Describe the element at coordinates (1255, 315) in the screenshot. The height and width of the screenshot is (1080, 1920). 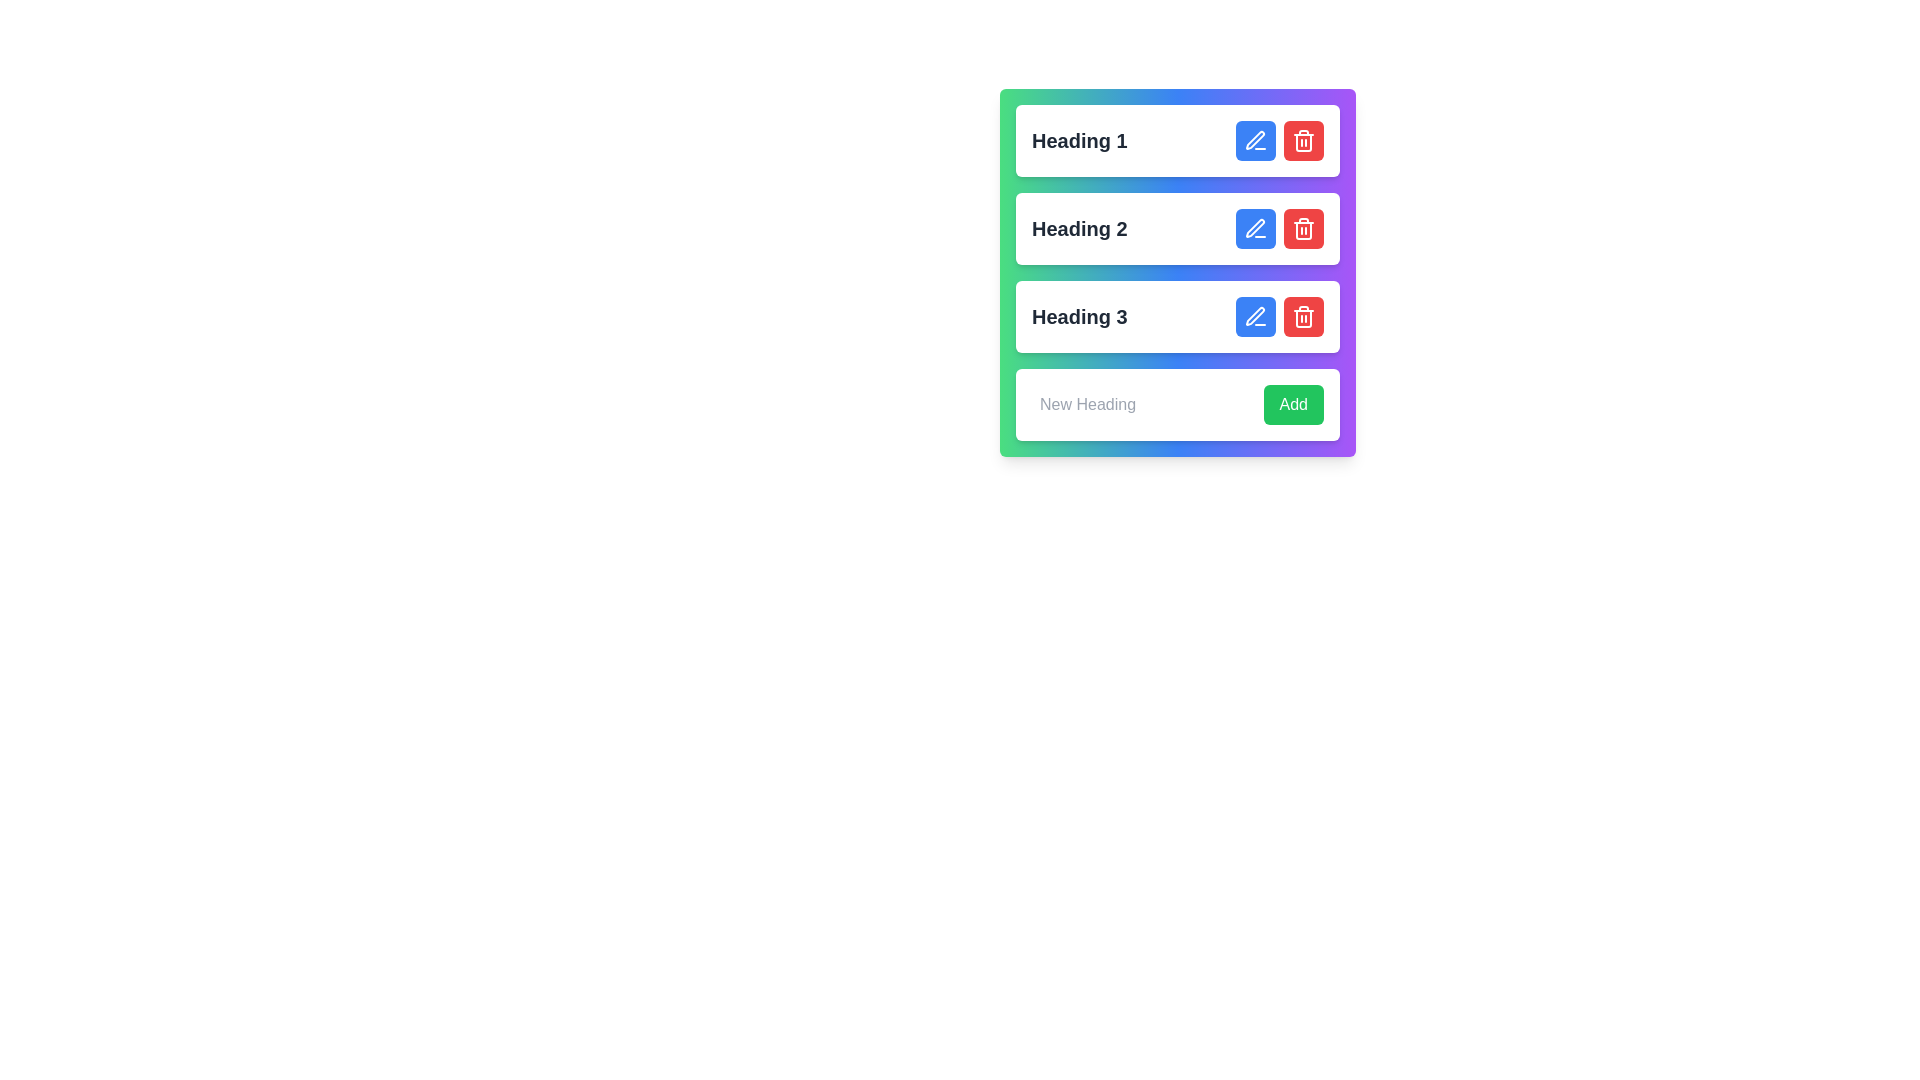
I see `the edit button located in the top-right corner of the third row to observe the color change` at that location.